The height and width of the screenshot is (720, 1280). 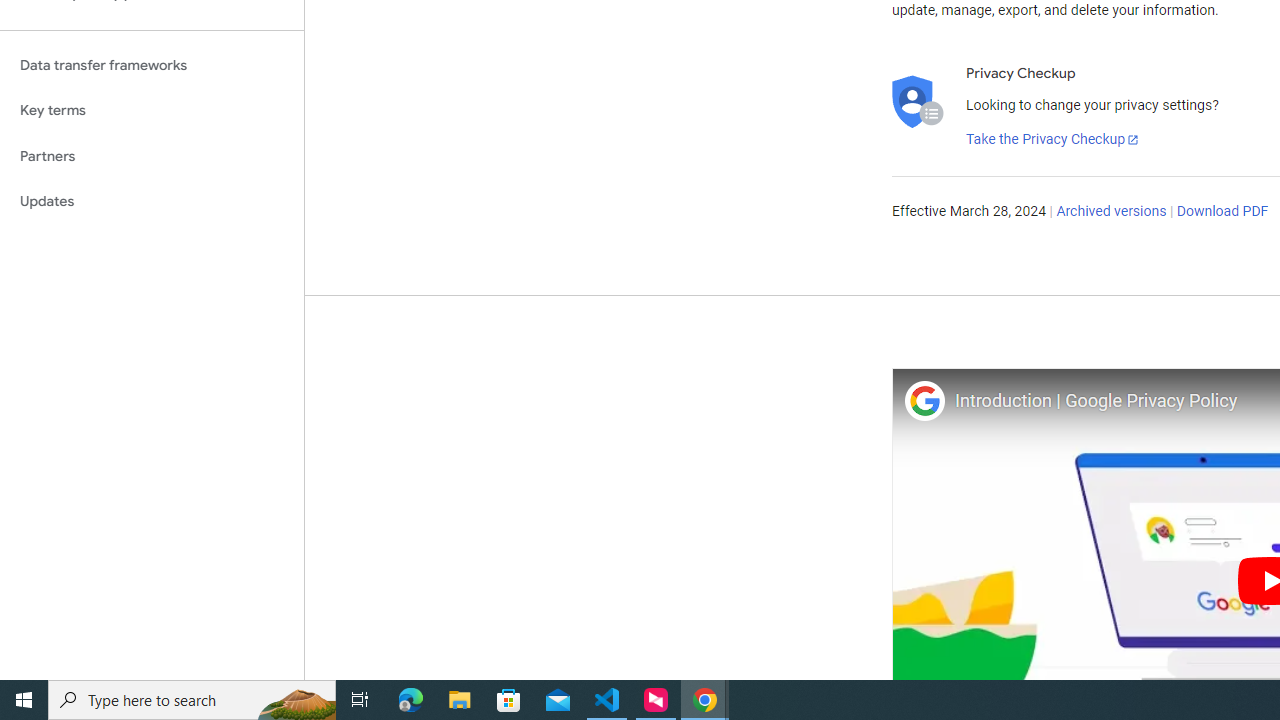 I want to click on 'Download PDF', so click(x=1221, y=212).